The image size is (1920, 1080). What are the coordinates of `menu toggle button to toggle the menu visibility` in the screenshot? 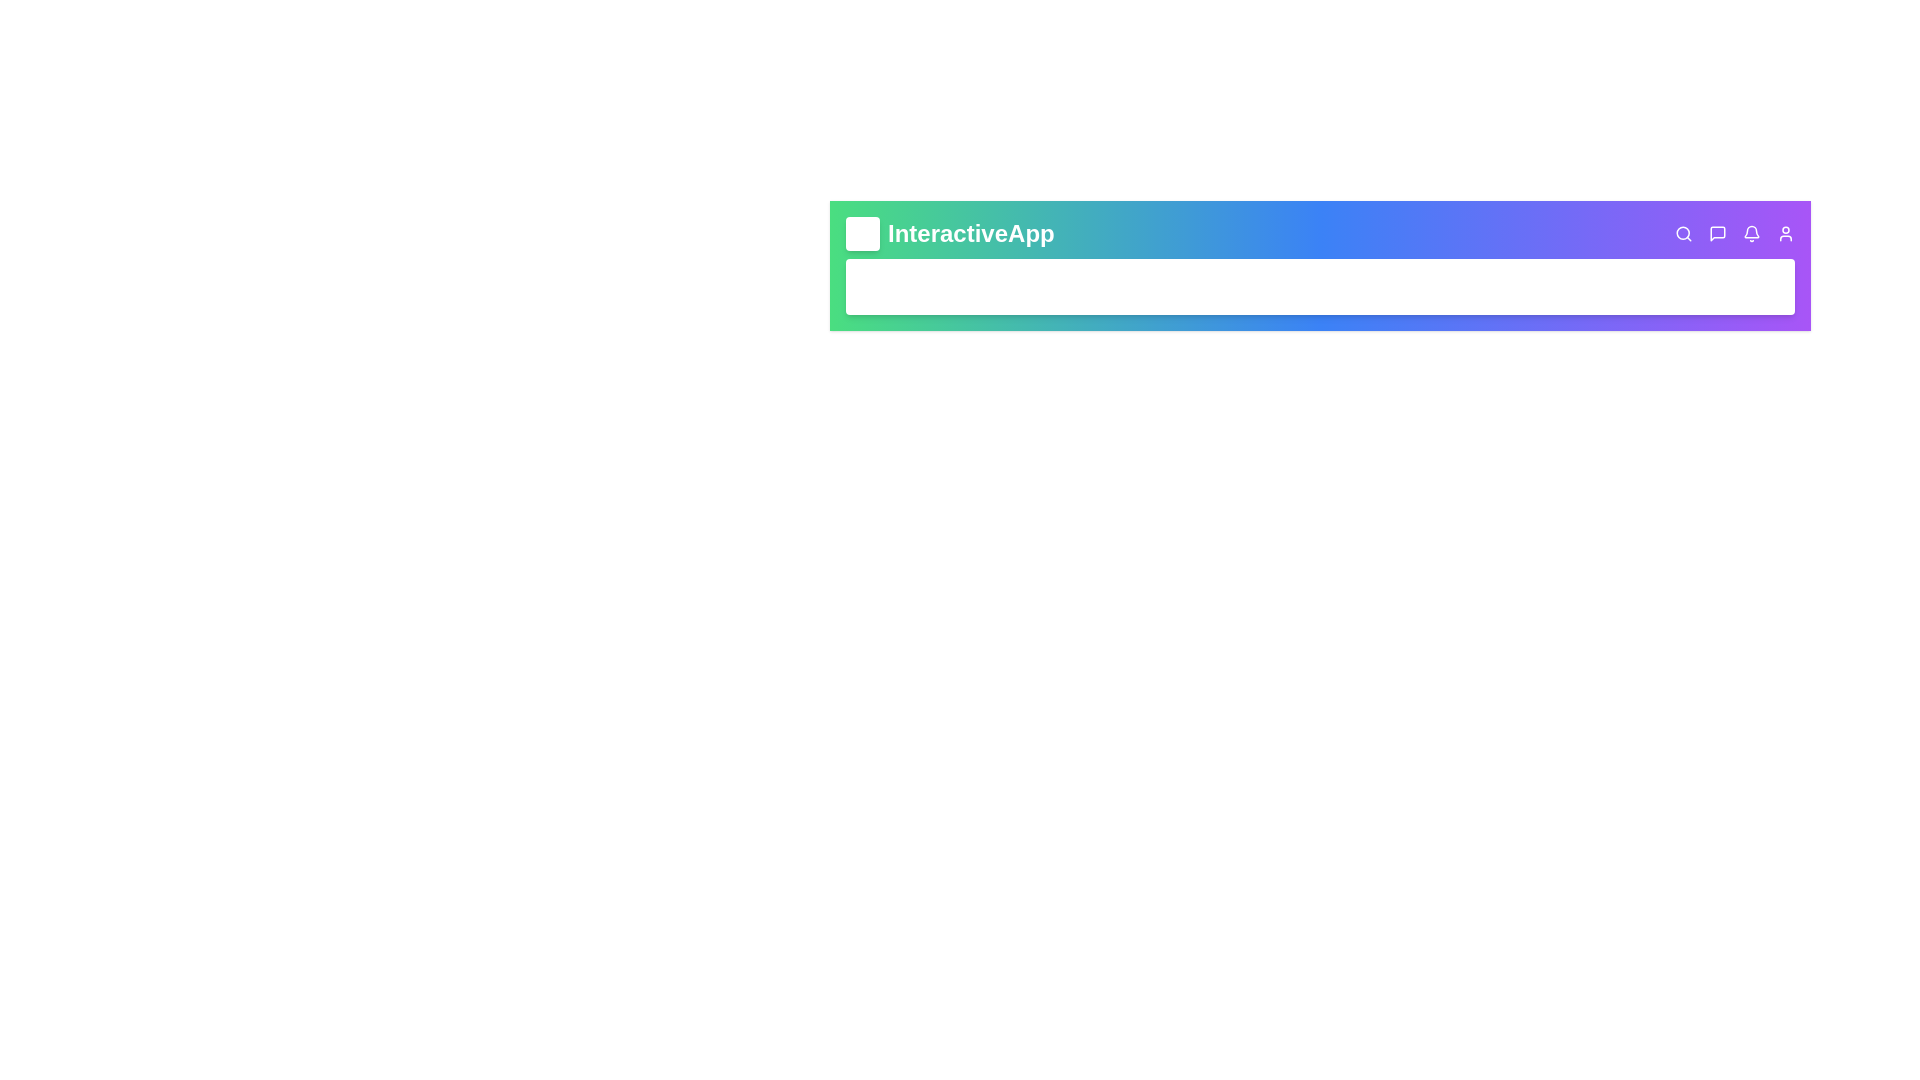 It's located at (863, 233).